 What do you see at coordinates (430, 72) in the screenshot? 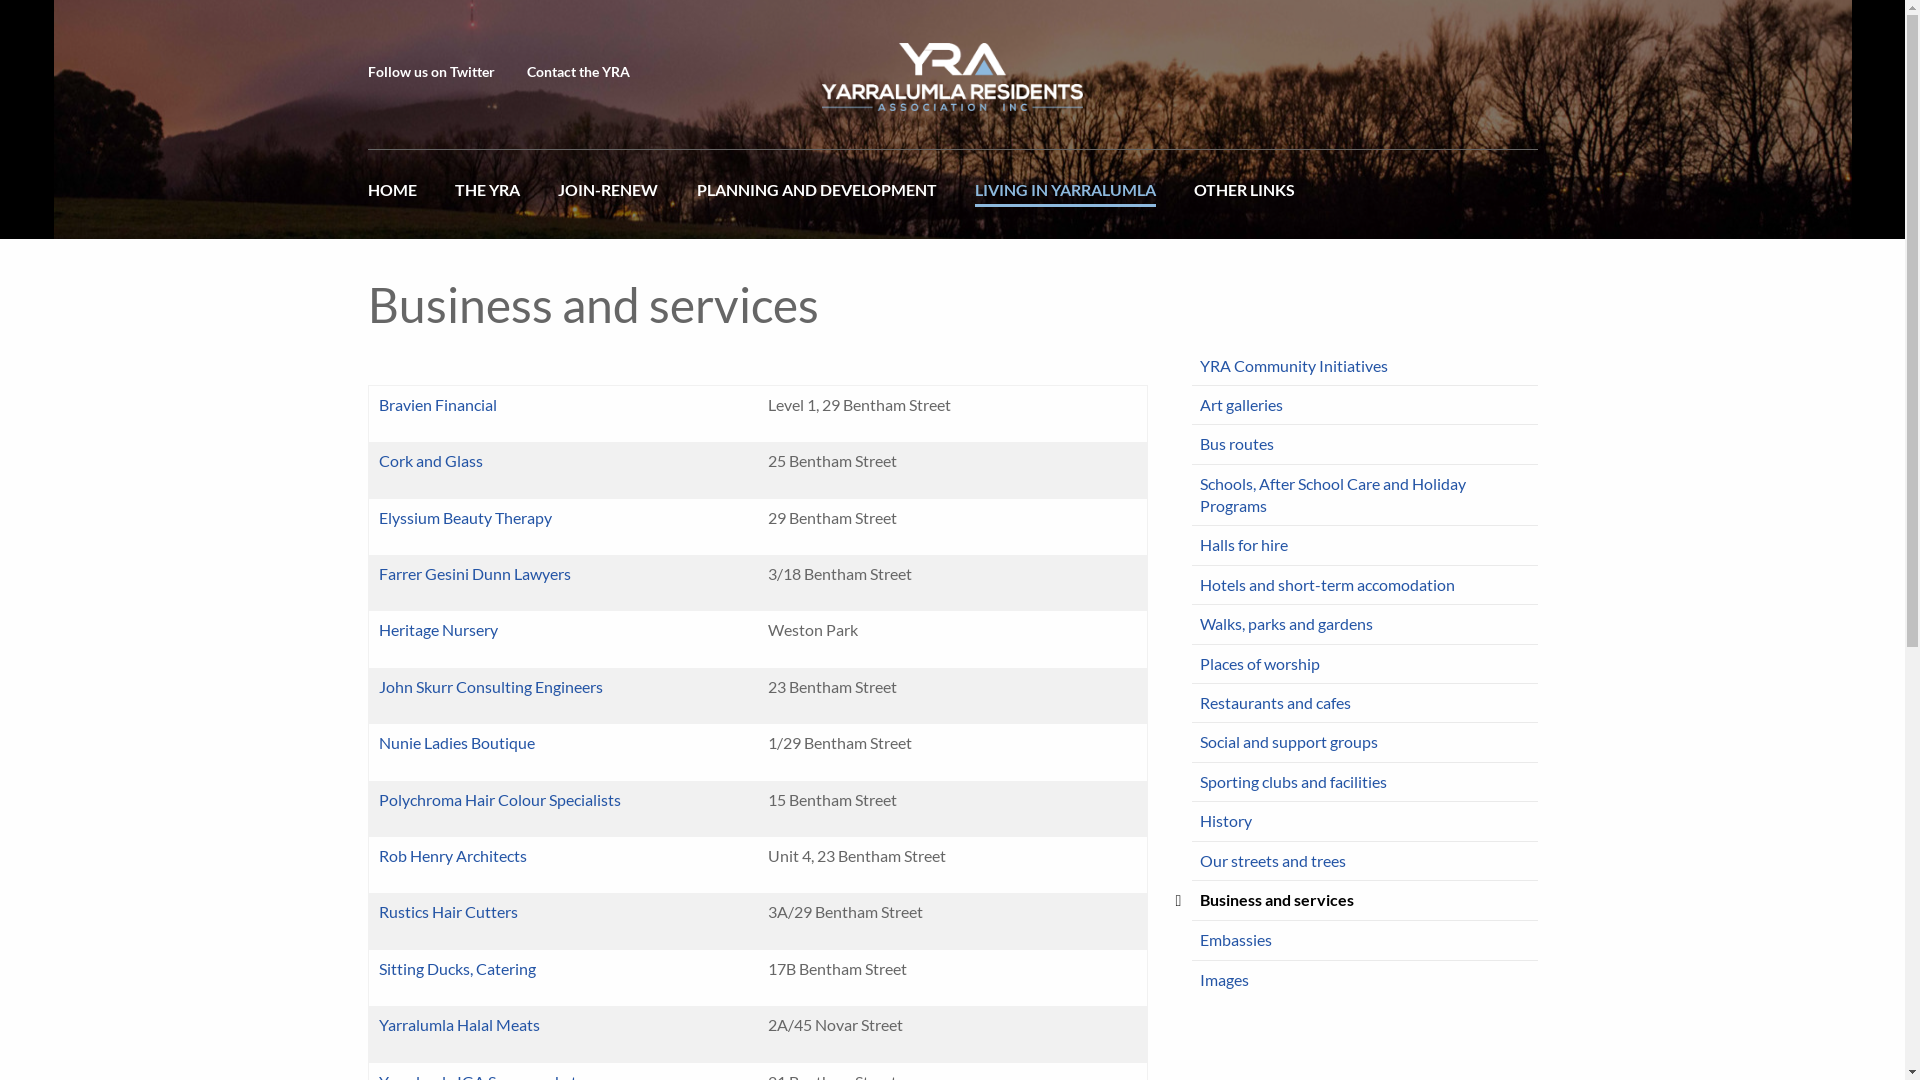
I see `'Follow us on Twitter'` at bounding box center [430, 72].